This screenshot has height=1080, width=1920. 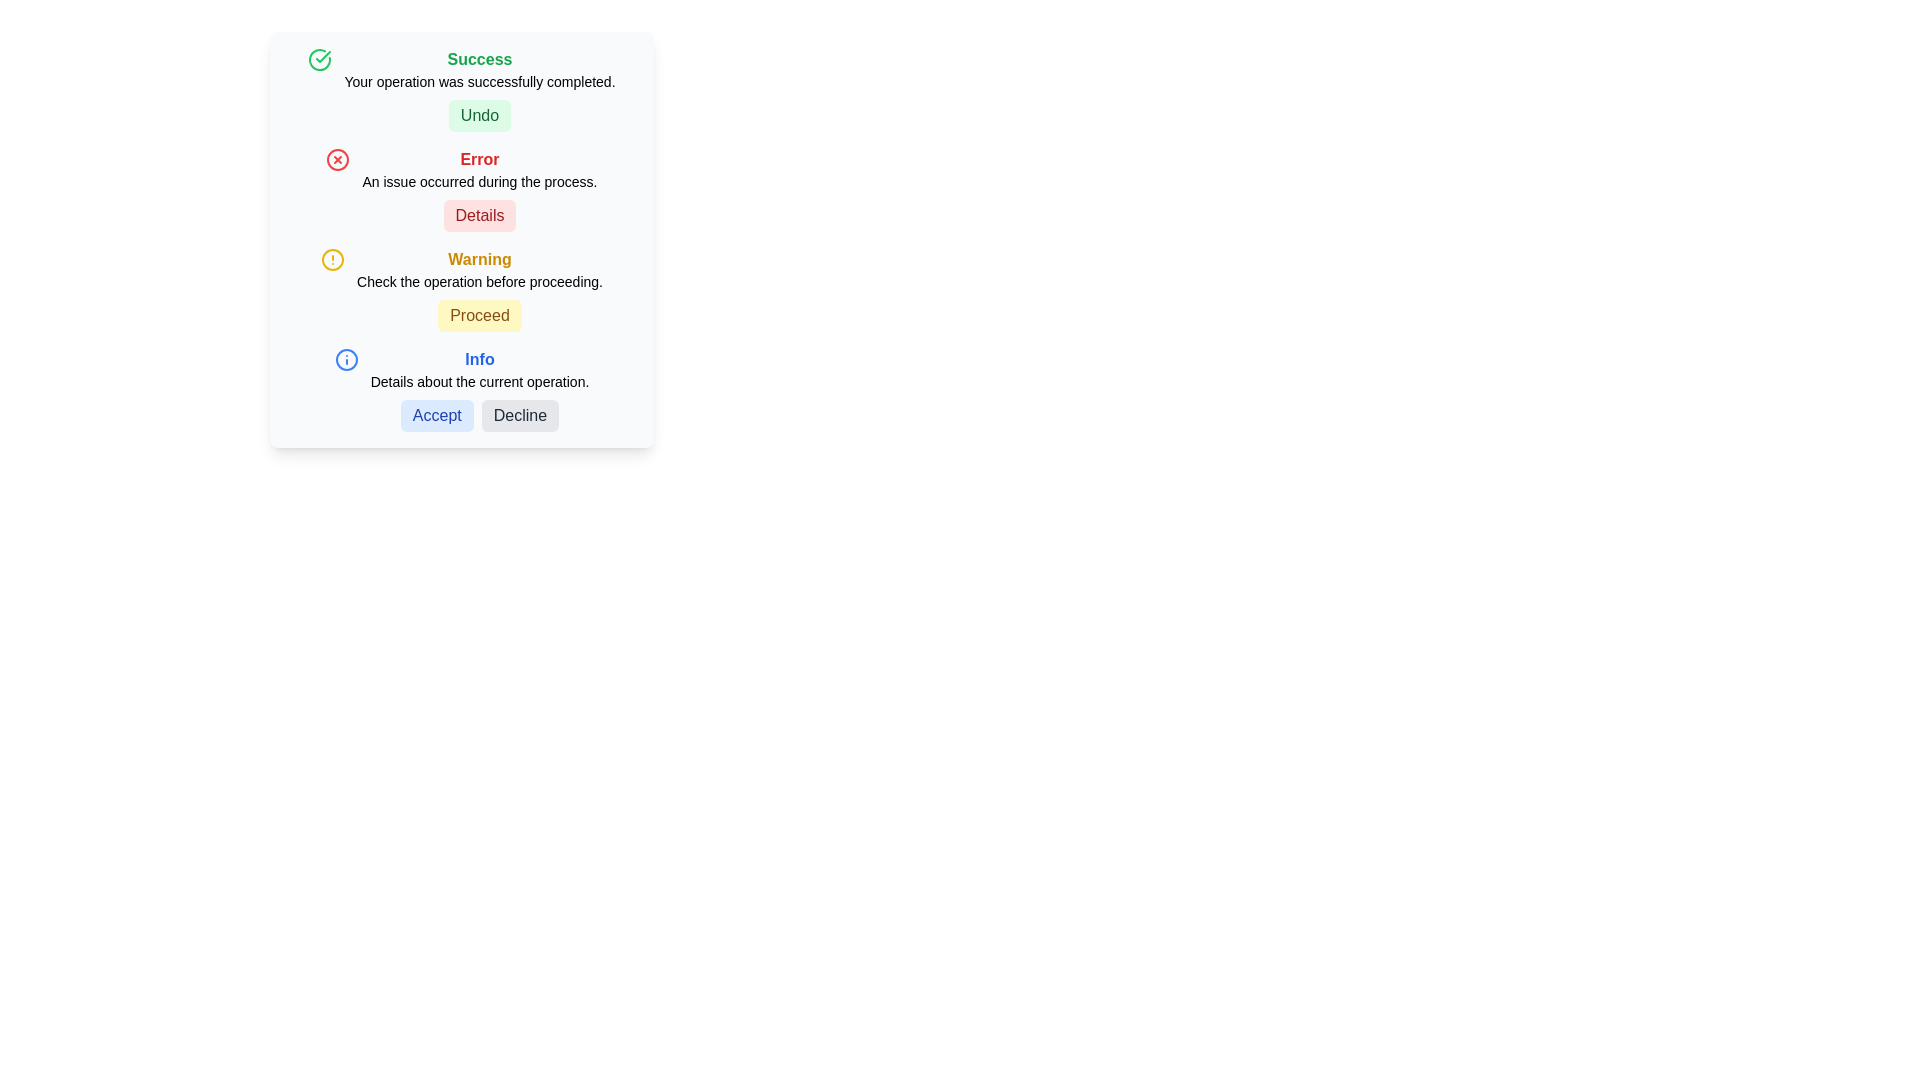 What do you see at coordinates (480, 315) in the screenshot?
I see `the confirmatory button located below the warning message to proceed with the operation` at bounding box center [480, 315].